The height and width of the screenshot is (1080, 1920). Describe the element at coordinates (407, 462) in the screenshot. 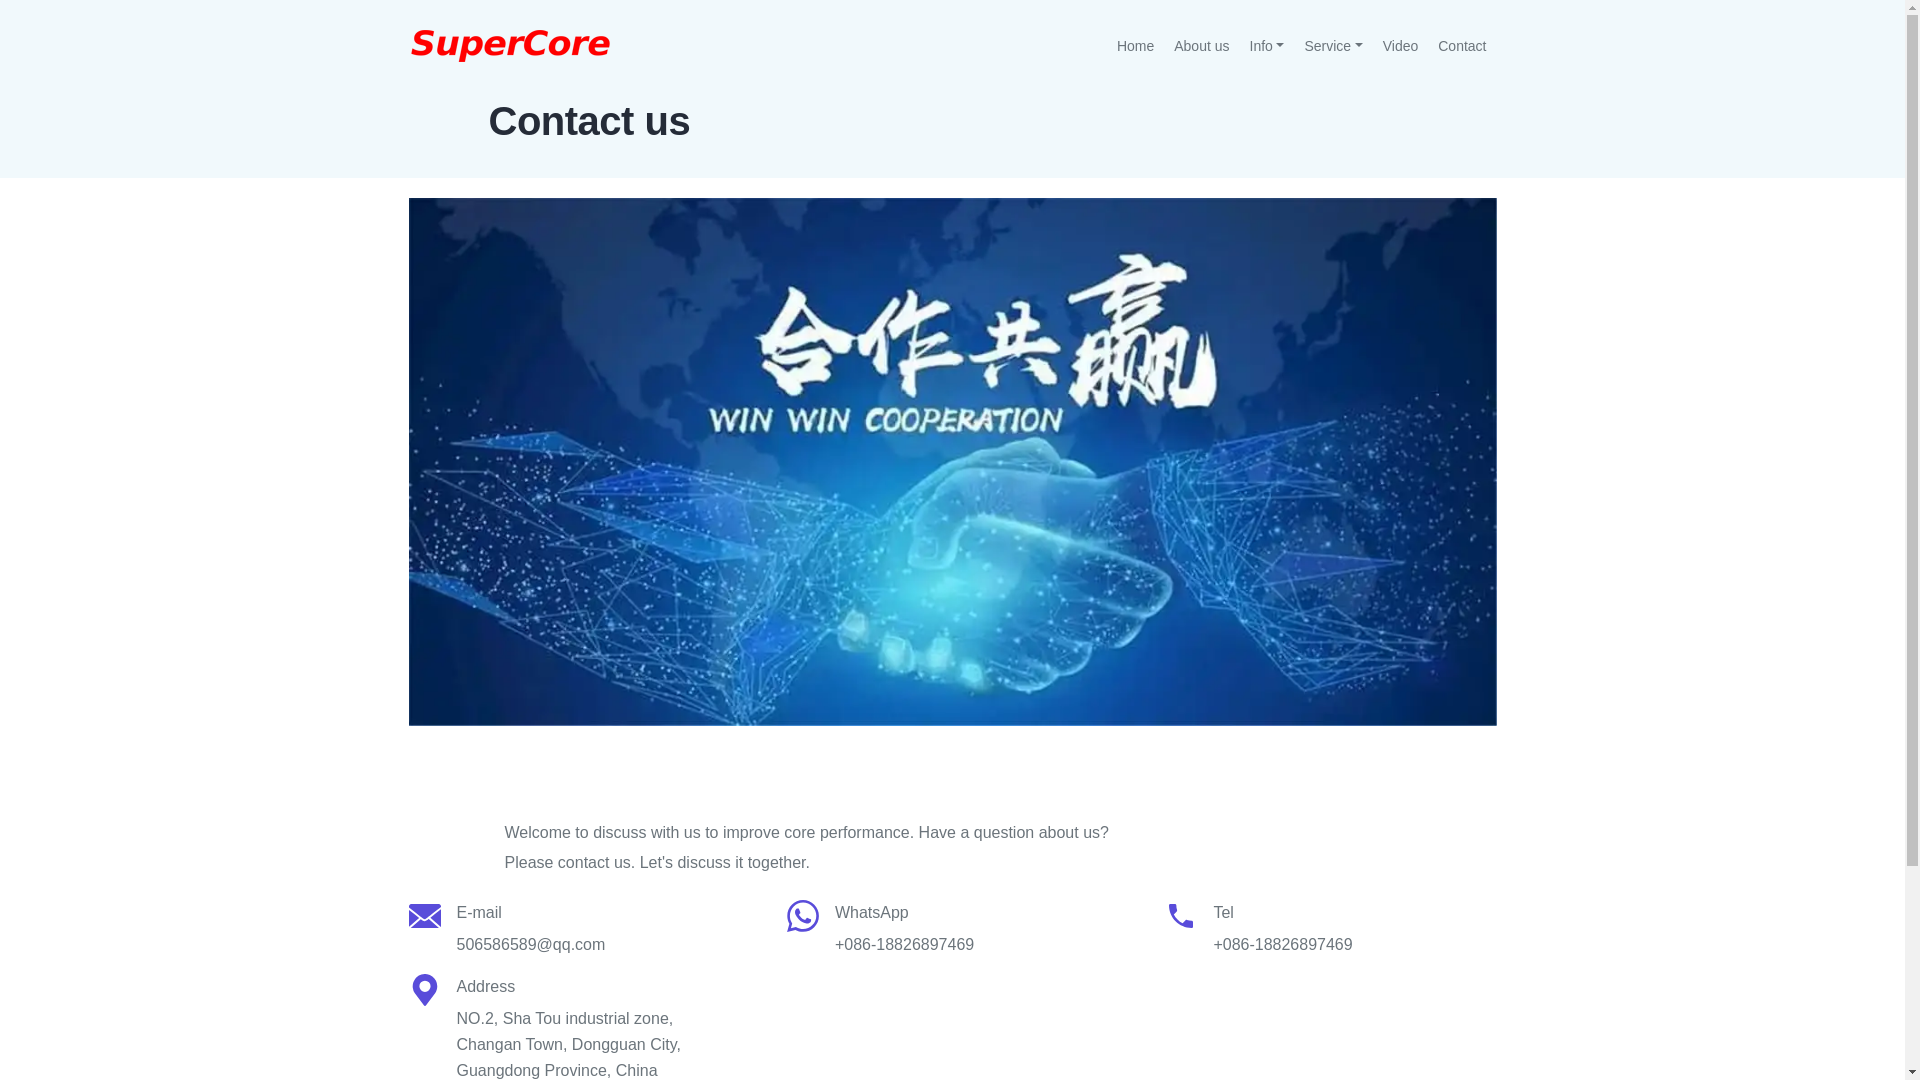

I see `'Contact us'` at that location.